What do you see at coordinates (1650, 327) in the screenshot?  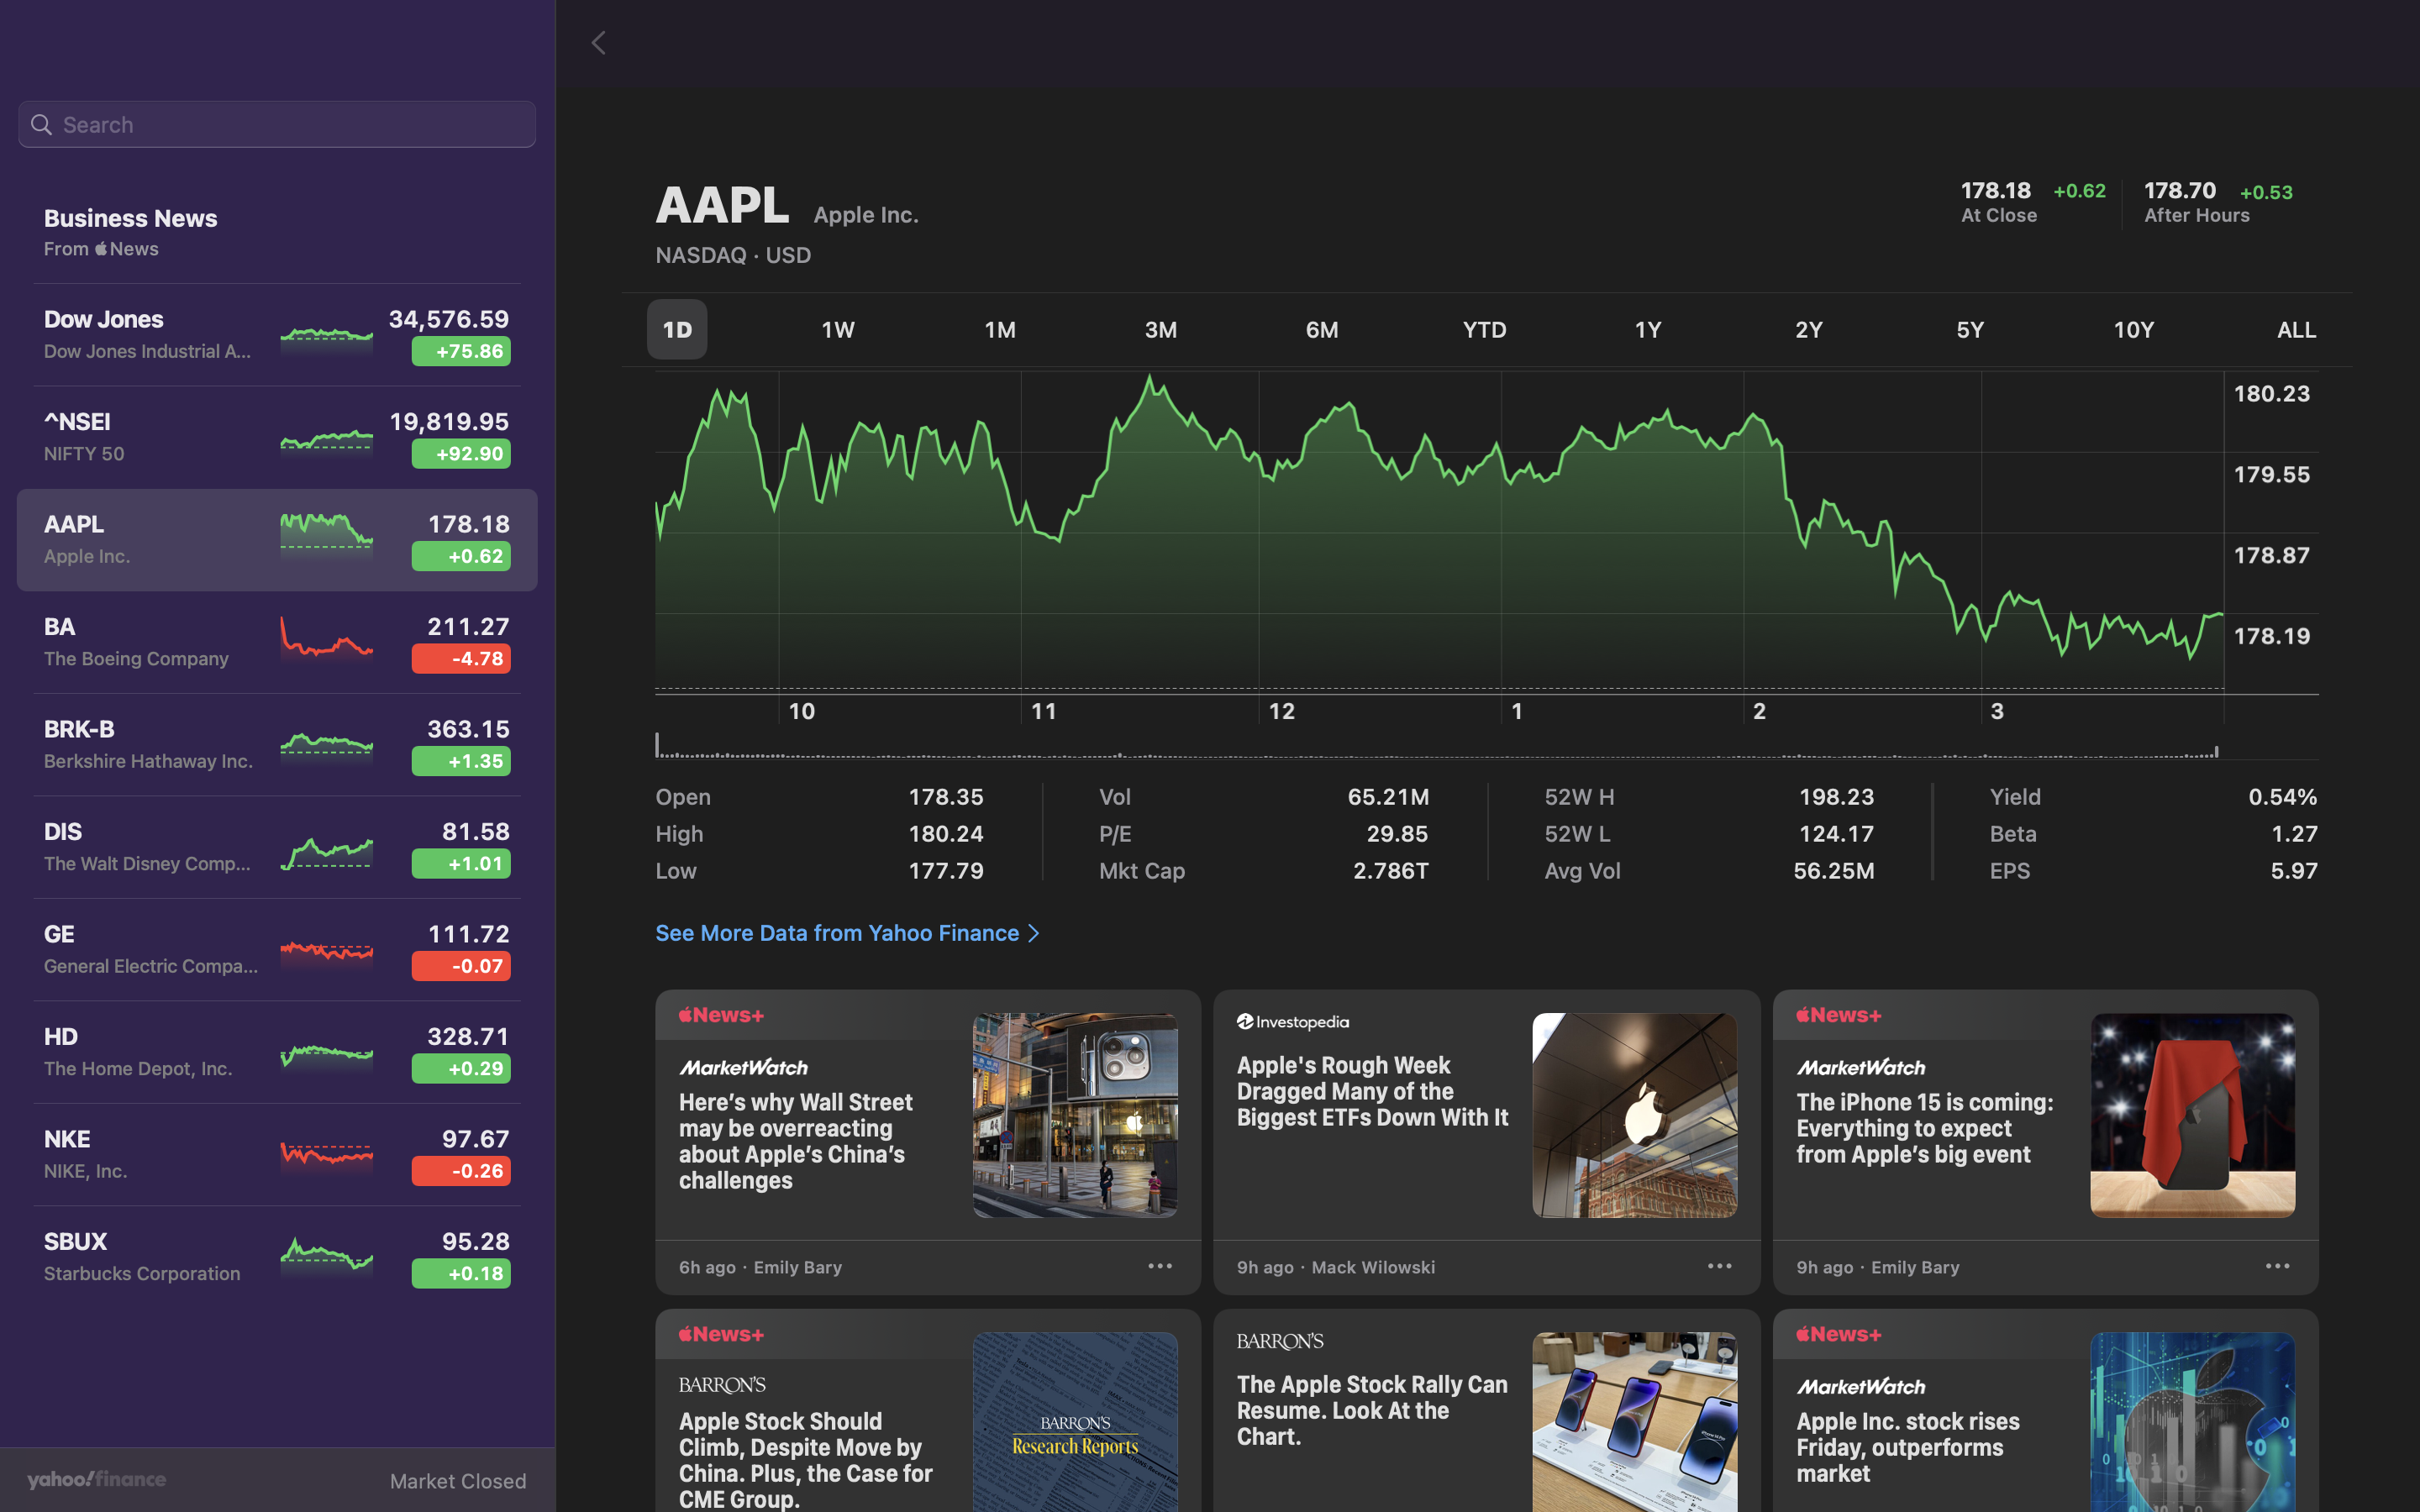 I see `Review the stock"s performance over the past year` at bounding box center [1650, 327].